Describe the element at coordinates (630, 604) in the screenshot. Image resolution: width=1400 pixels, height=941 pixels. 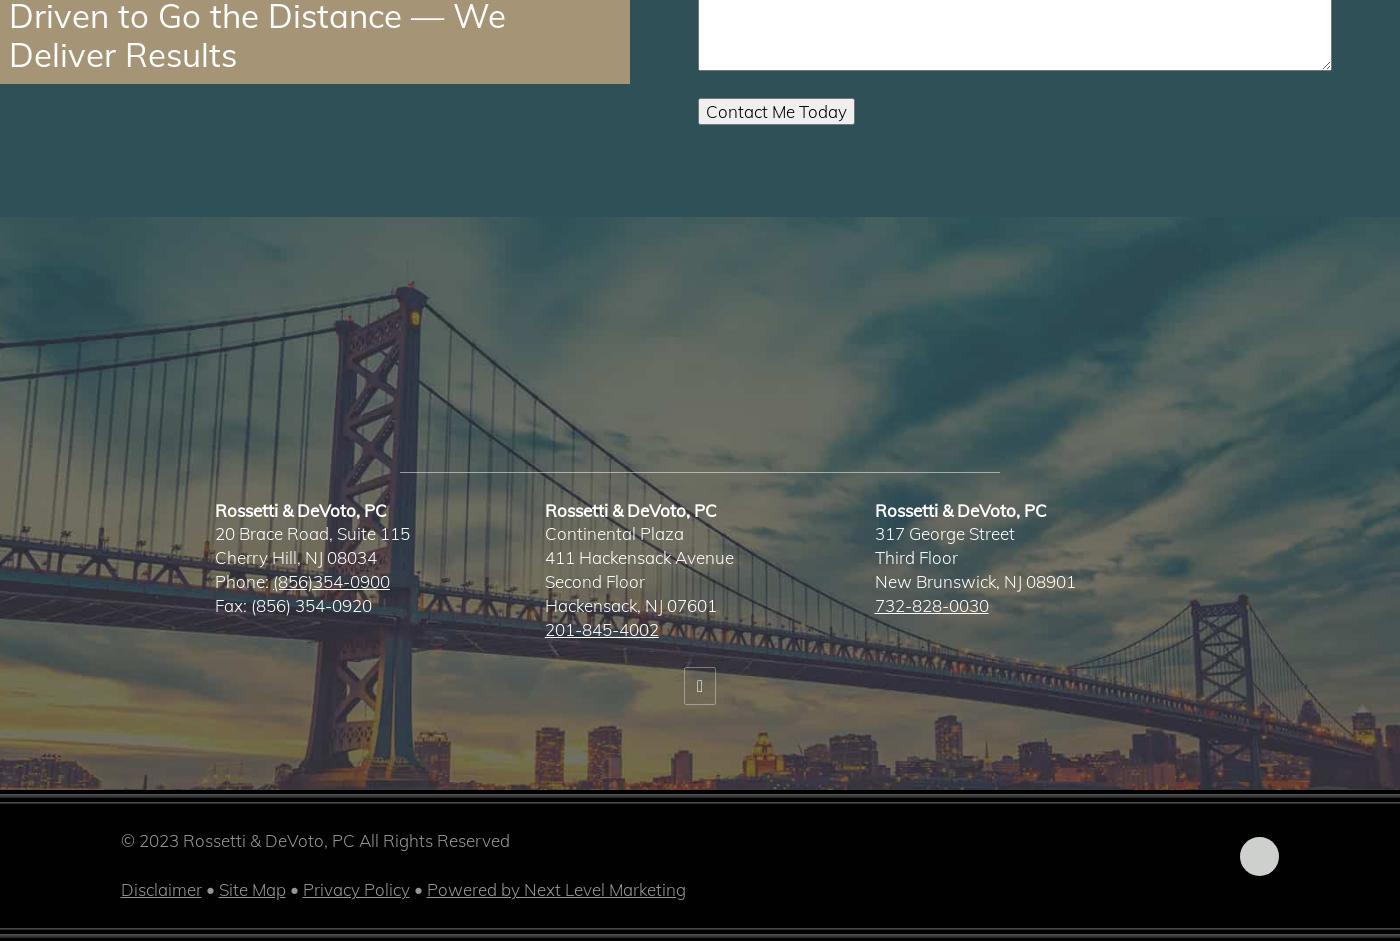
I see `'Hackensack, NJ 07601'` at that location.